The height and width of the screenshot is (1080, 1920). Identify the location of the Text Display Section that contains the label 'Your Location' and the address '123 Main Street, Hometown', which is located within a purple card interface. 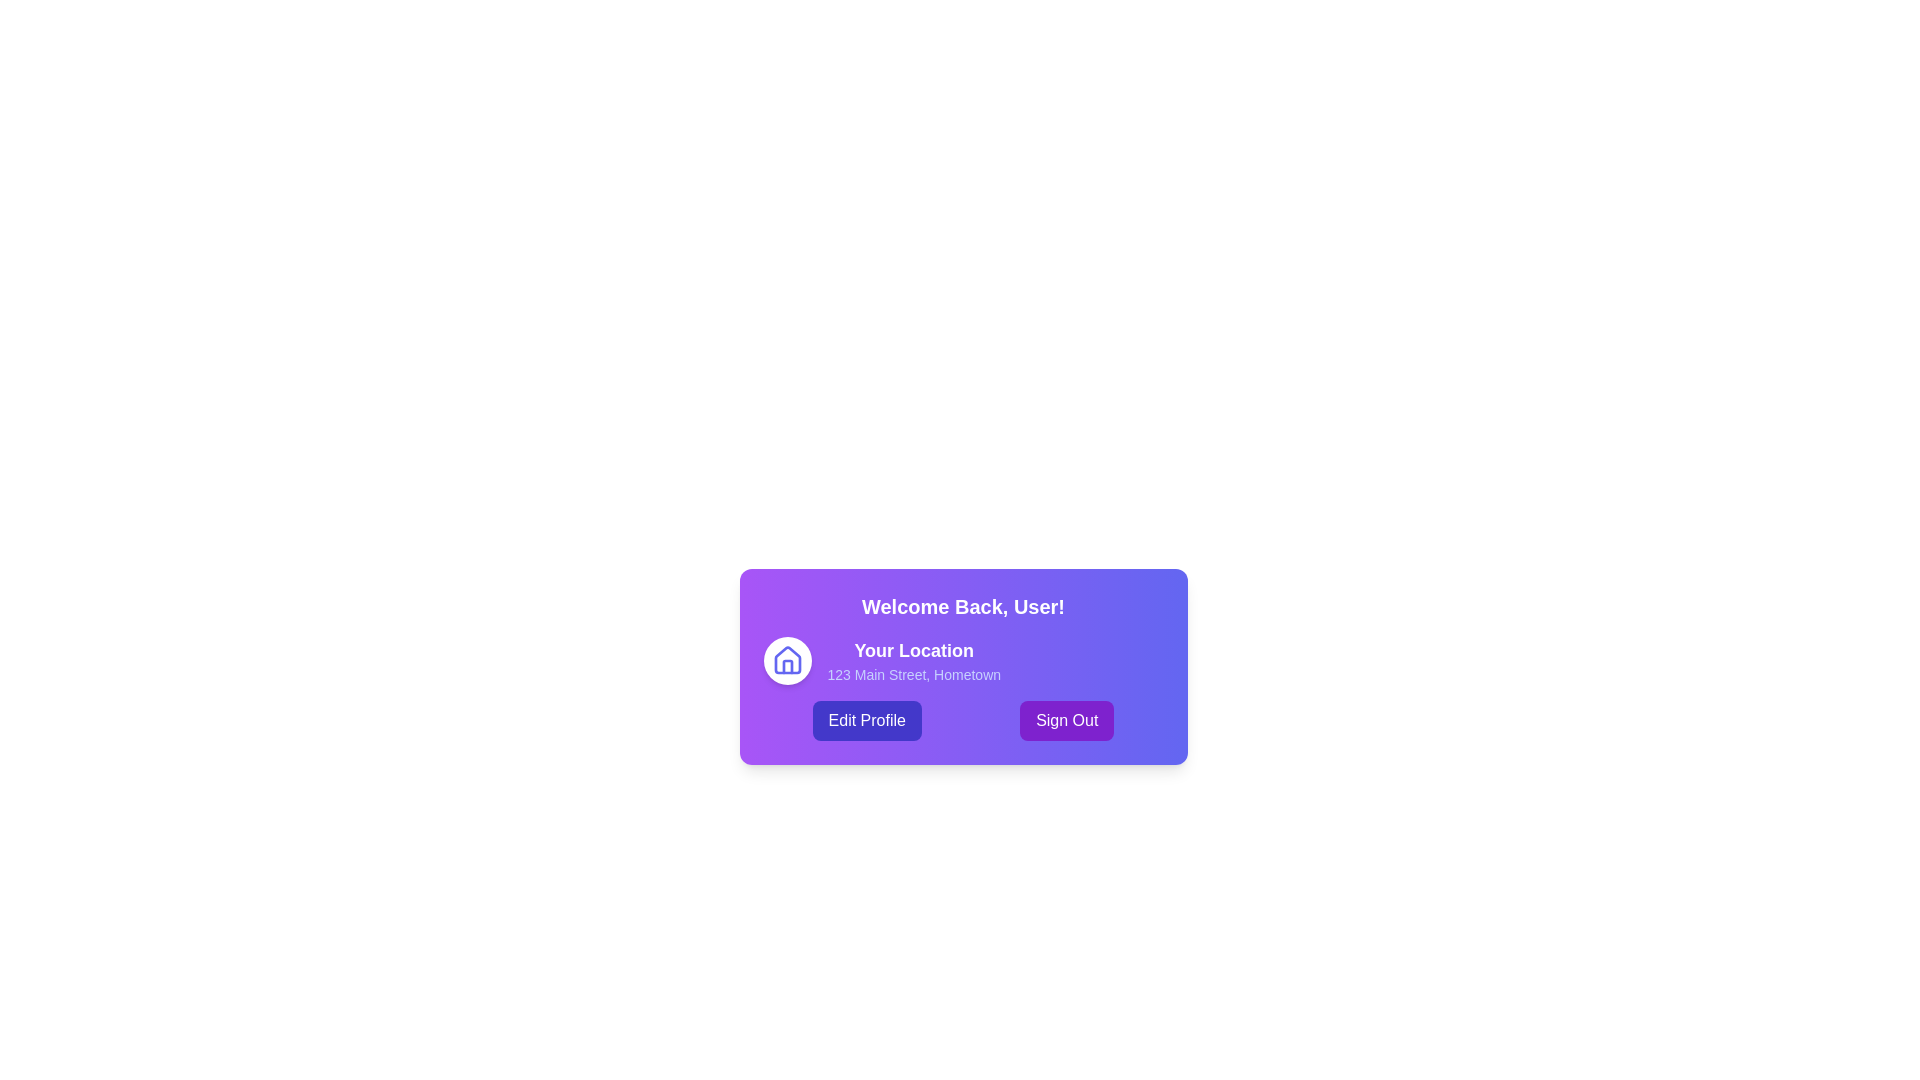
(913, 660).